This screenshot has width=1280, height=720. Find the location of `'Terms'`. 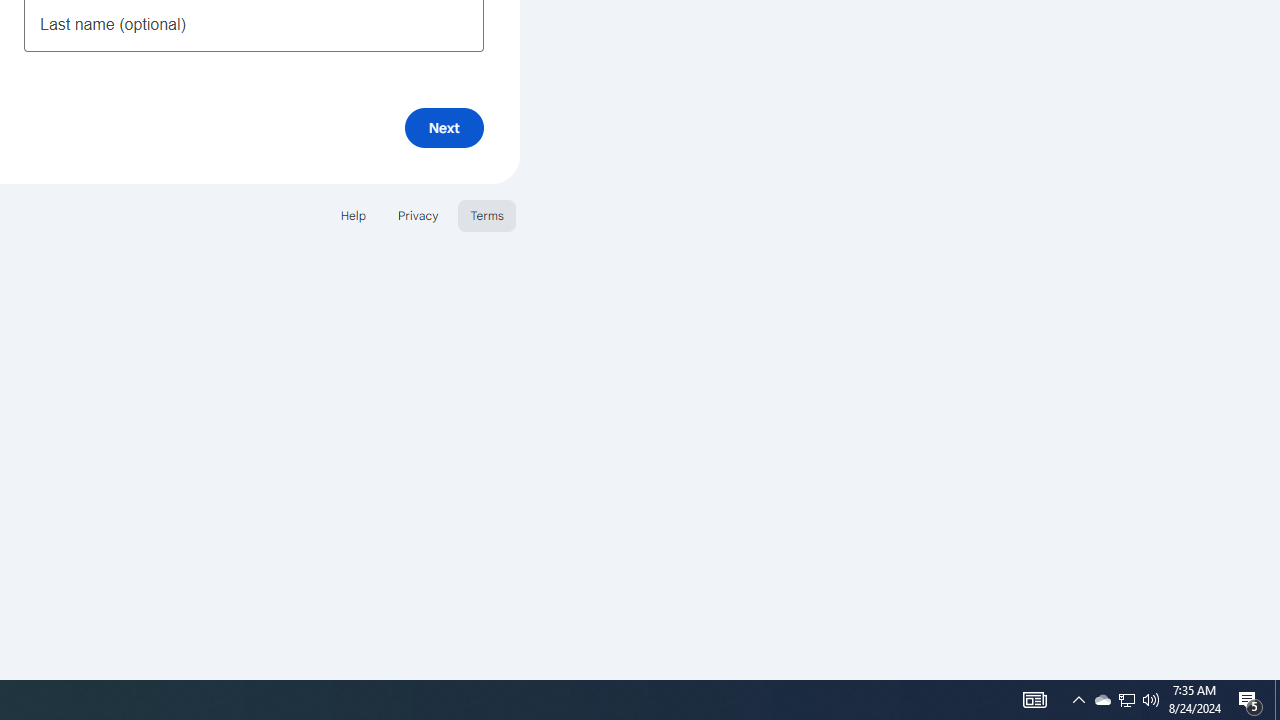

'Terms' is located at coordinates (487, 215).